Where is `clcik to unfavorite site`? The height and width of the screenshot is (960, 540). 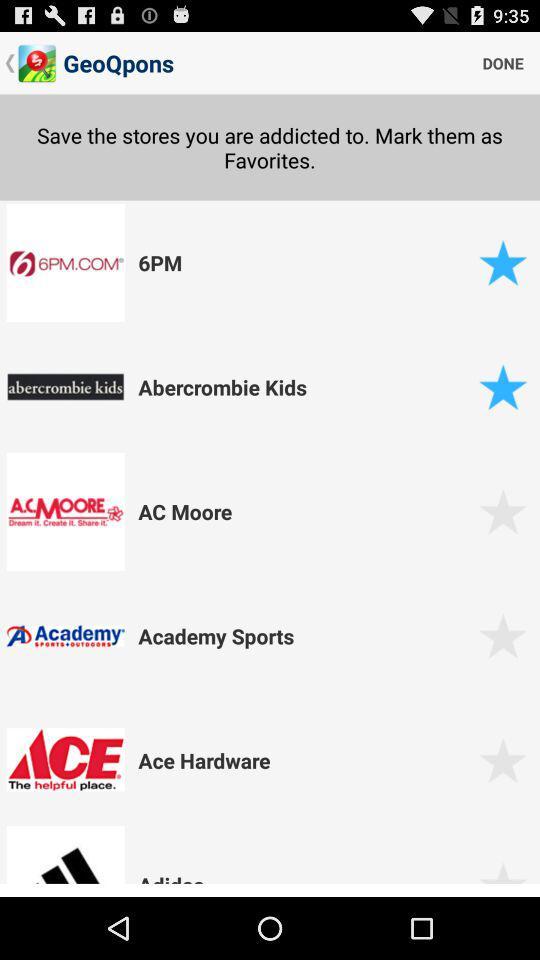 clcik to unfavorite site is located at coordinates (502, 386).